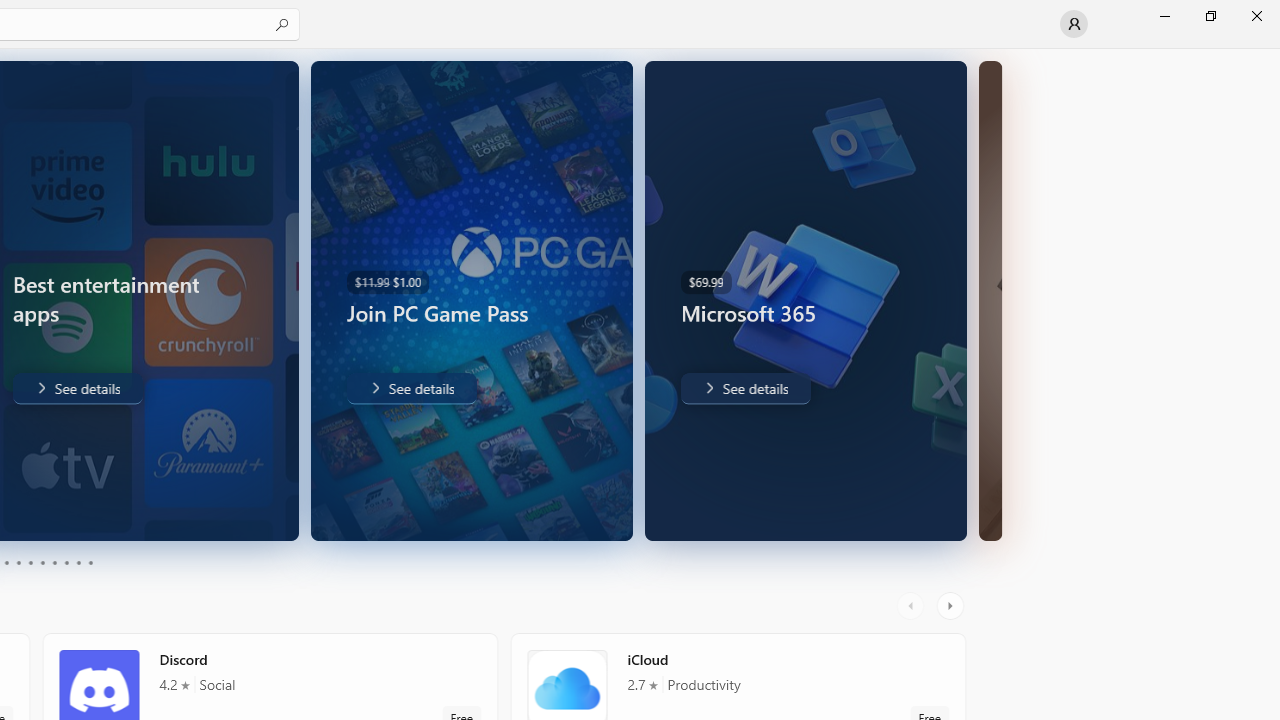 Image resolution: width=1280 pixels, height=720 pixels. What do you see at coordinates (1072, 24) in the screenshot?
I see `'User profile'` at bounding box center [1072, 24].